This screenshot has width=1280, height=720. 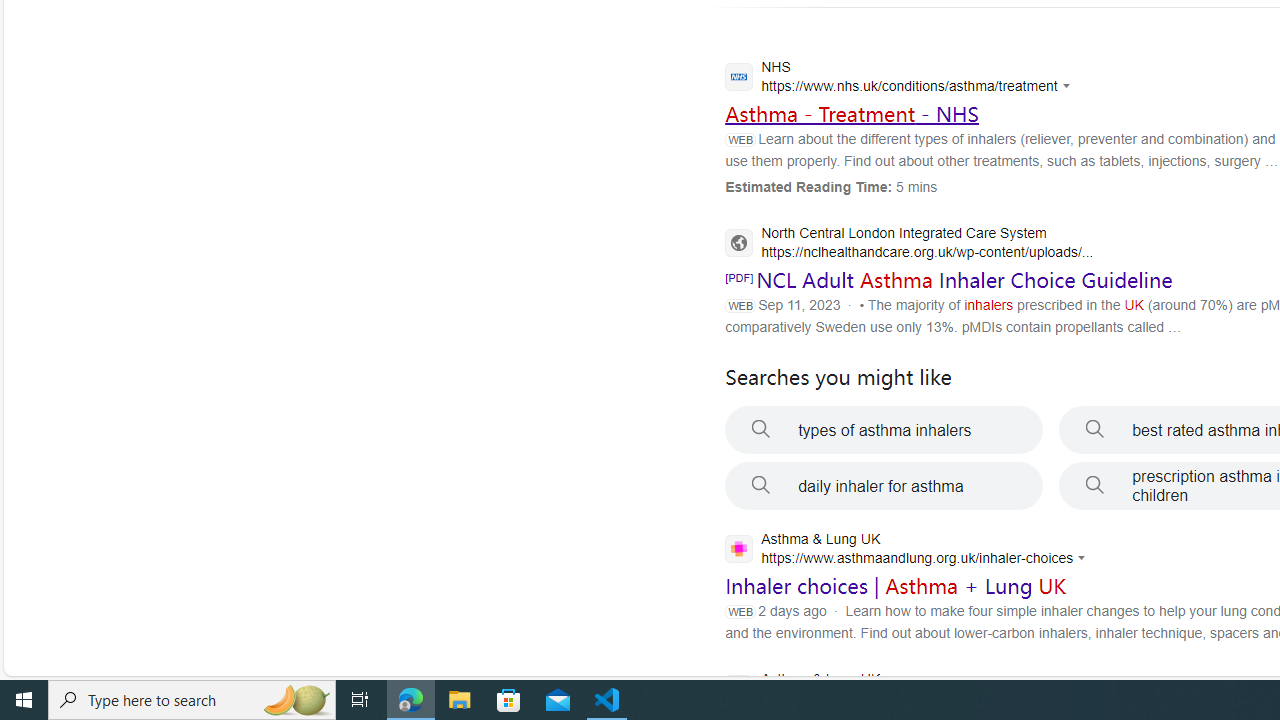 What do you see at coordinates (908, 243) in the screenshot?
I see `'North Central London Integrated Care System'` at bounding box center [908, 243].